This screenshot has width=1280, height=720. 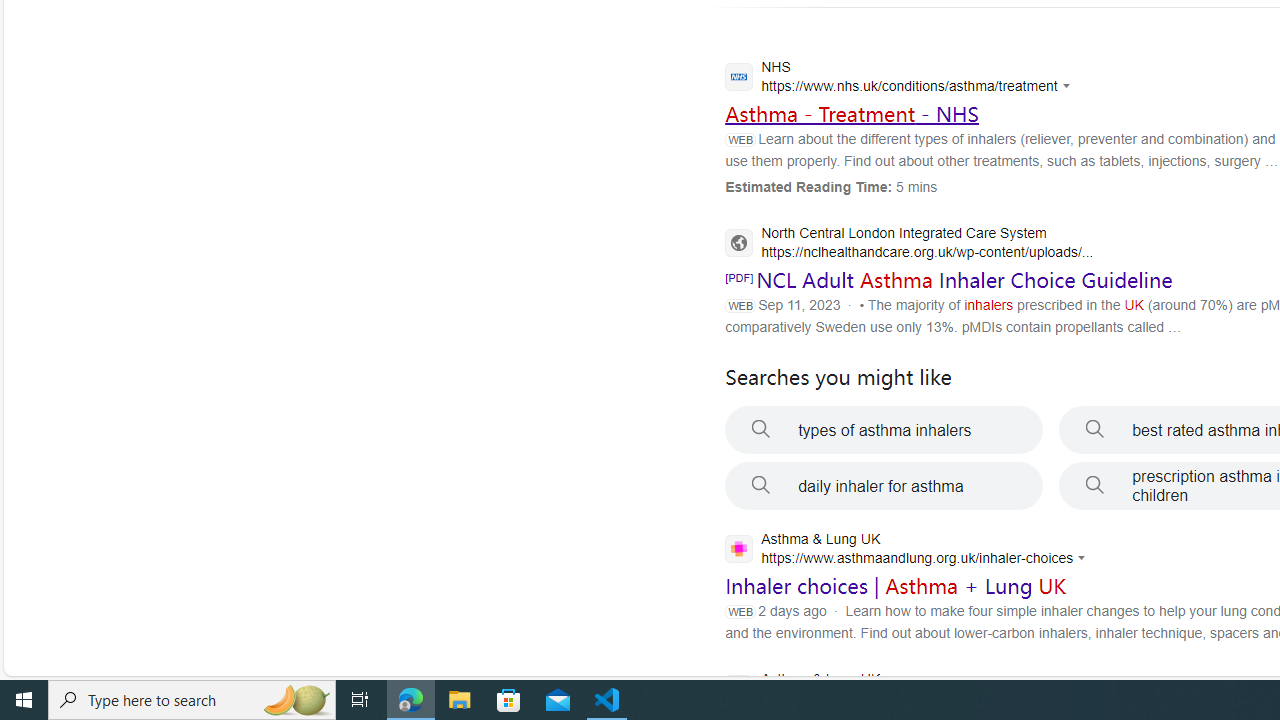 What do you see at coordinates (908, 243) in the screenshot?
I see `'North Central London Integrated Care System'` at bounding box center [908, 243].